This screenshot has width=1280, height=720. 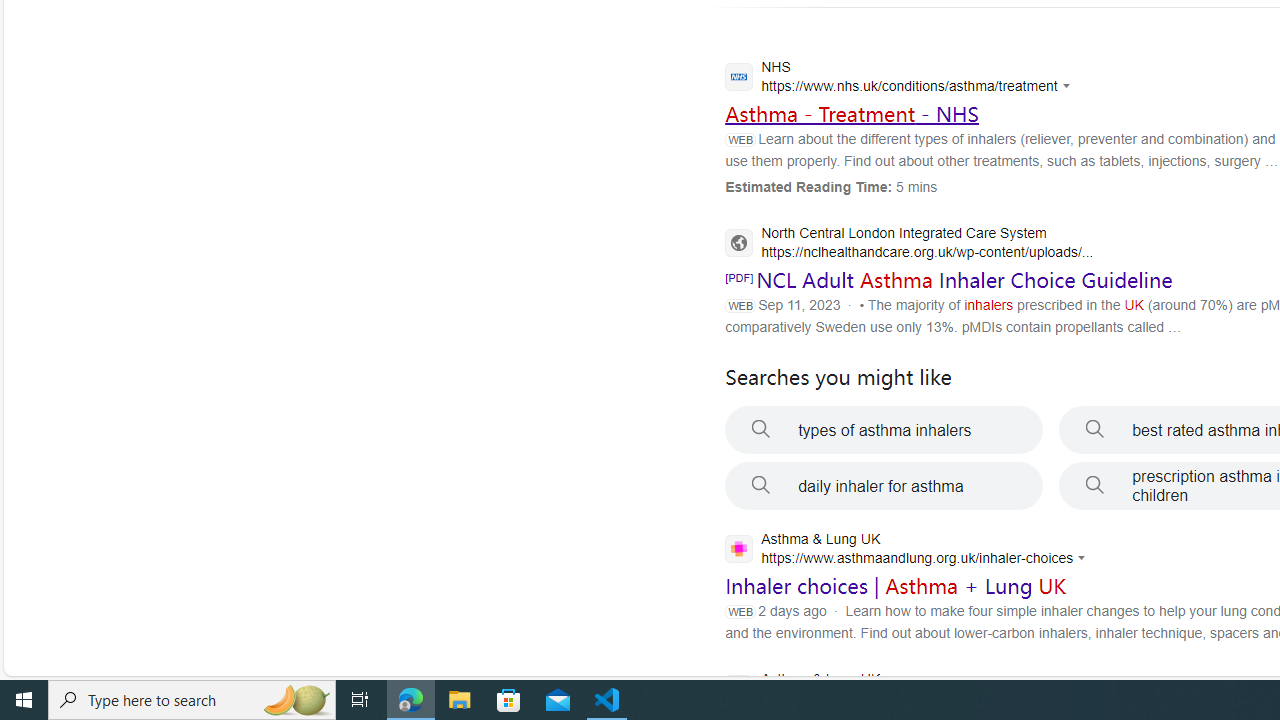 What do you see at coordinates (908, 243) in the screenshot?
I see `'North Central London Integrated Care System'` at bounding box center [908, 243].